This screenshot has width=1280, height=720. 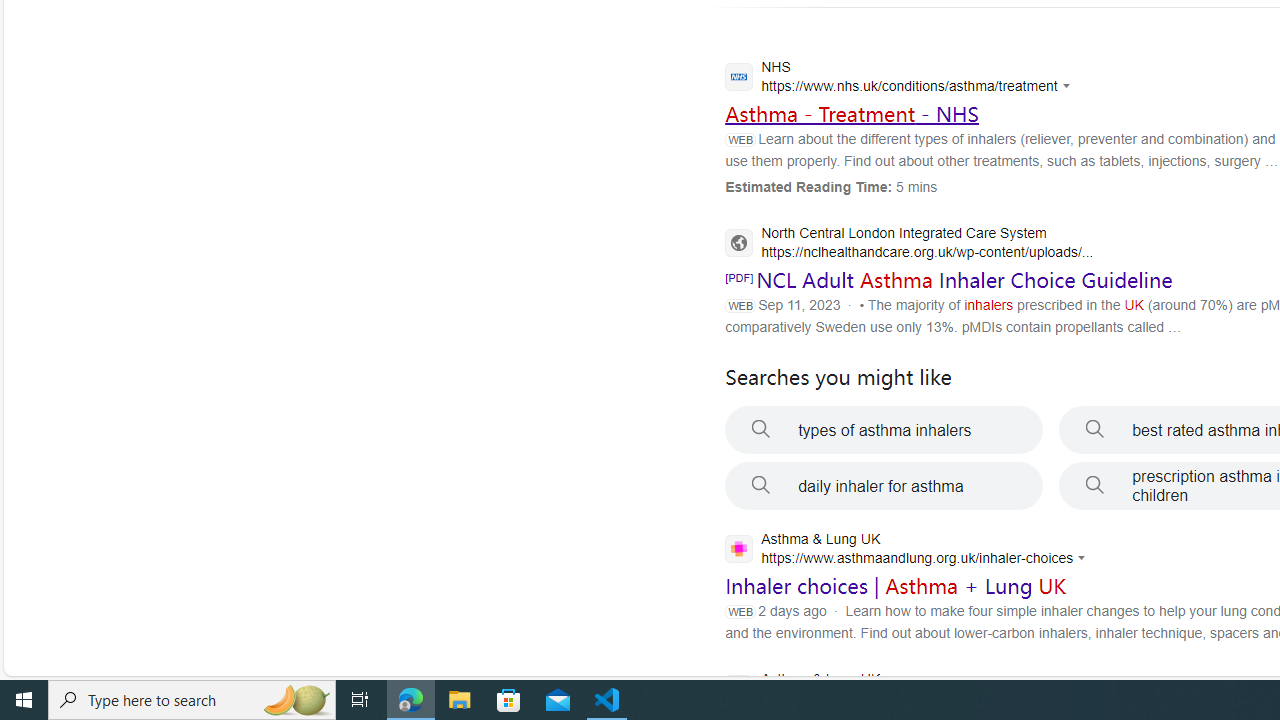 What do you see at coordinates (908, 243) in the screenshot?
I see `'North Central London Integrated Care System'` at bounding box center [908, 243].